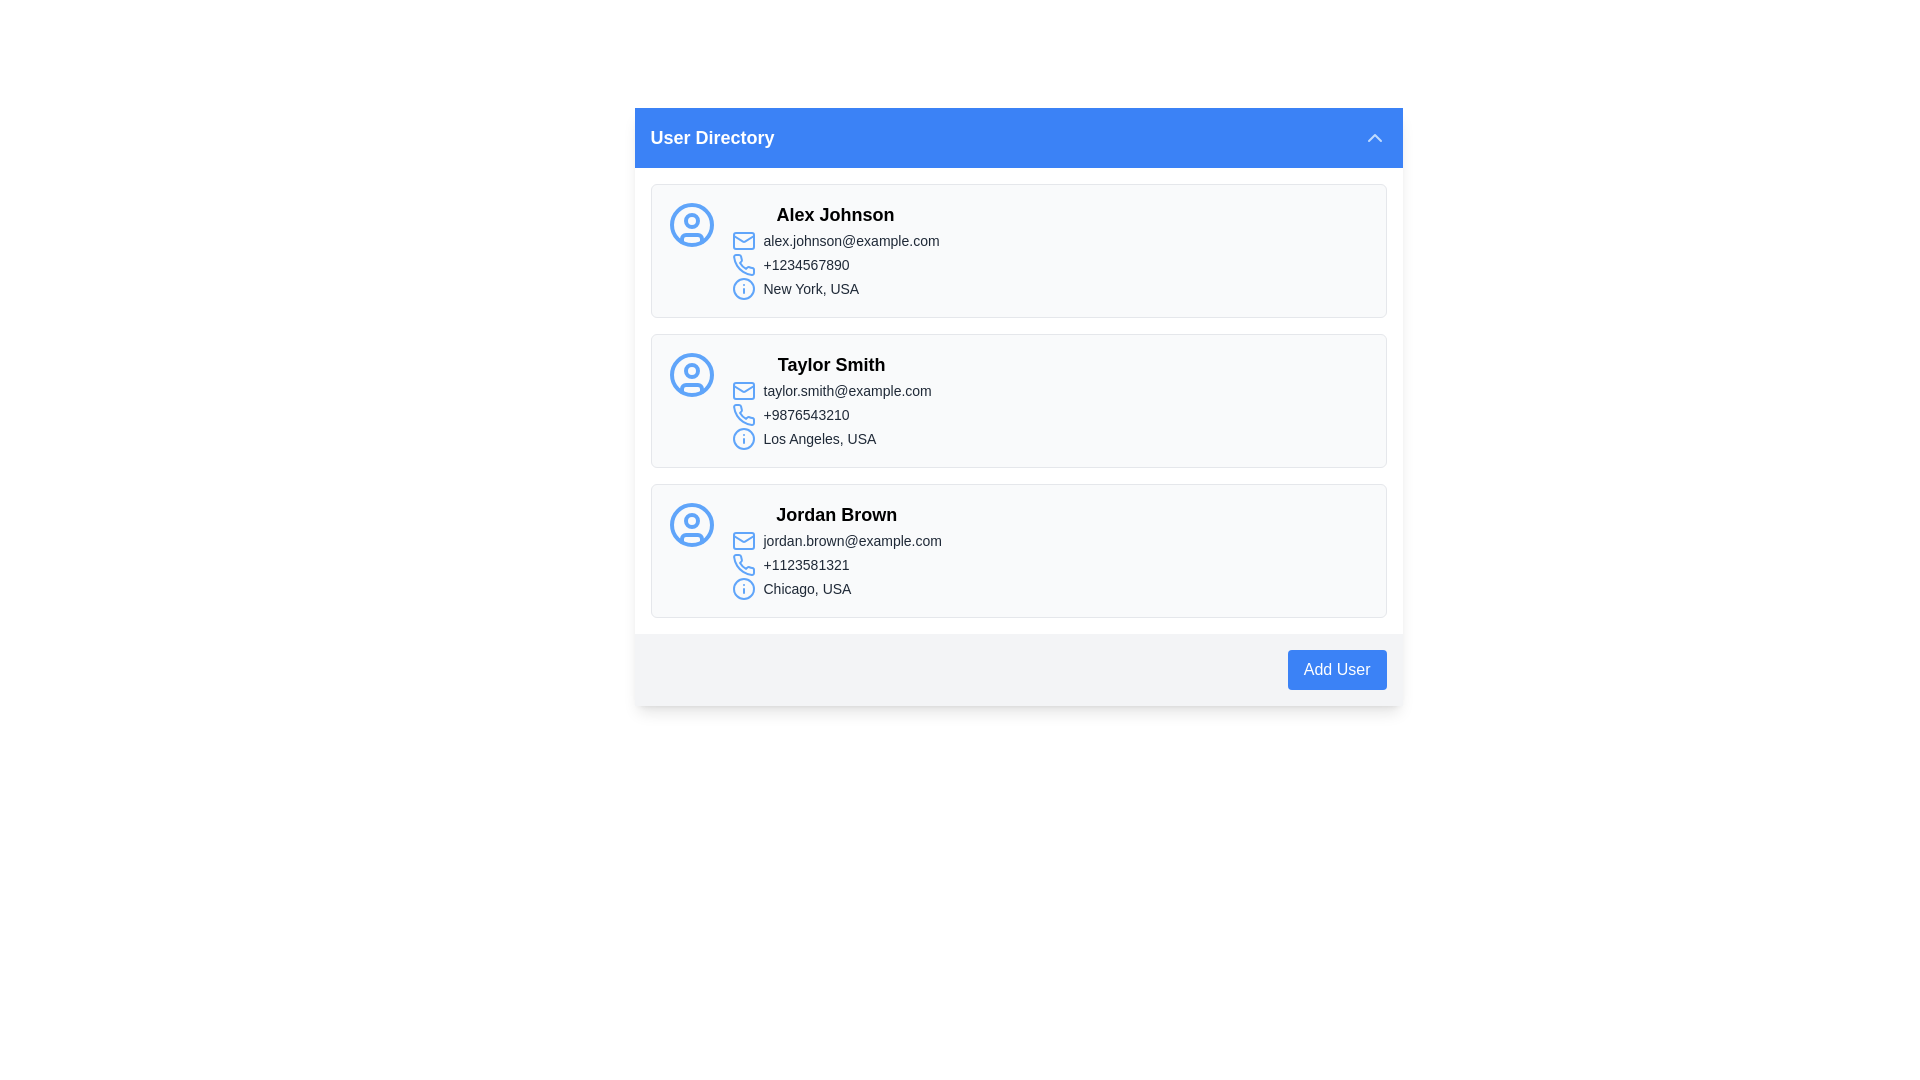 This screenshot has width=1920, height=1080. Describe the element at coordinates (835, 215) in the screenshot. I see `the interactive text label displaying 'Alex Johnson' at the top of the user card` at that location.